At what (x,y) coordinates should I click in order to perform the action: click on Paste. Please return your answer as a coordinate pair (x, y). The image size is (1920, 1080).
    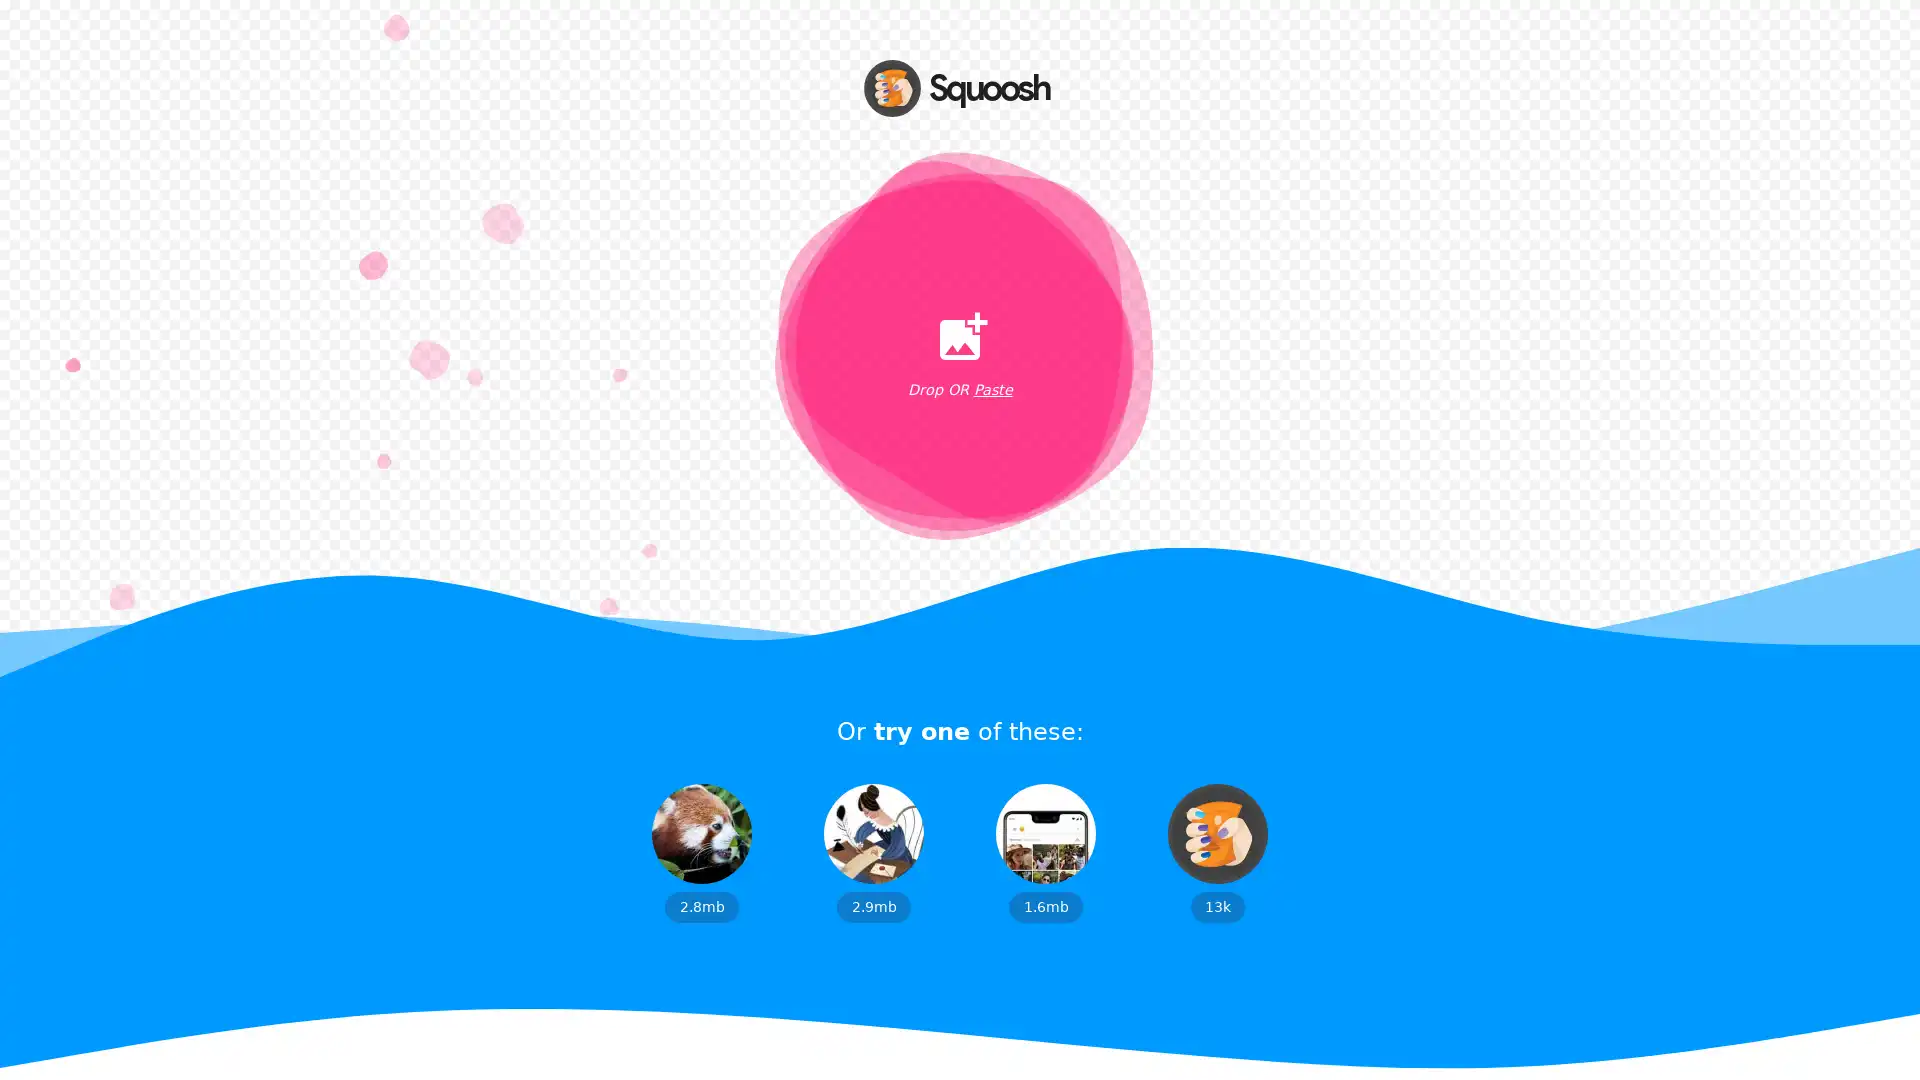
    Looking at the image, I should click on (992, 390).